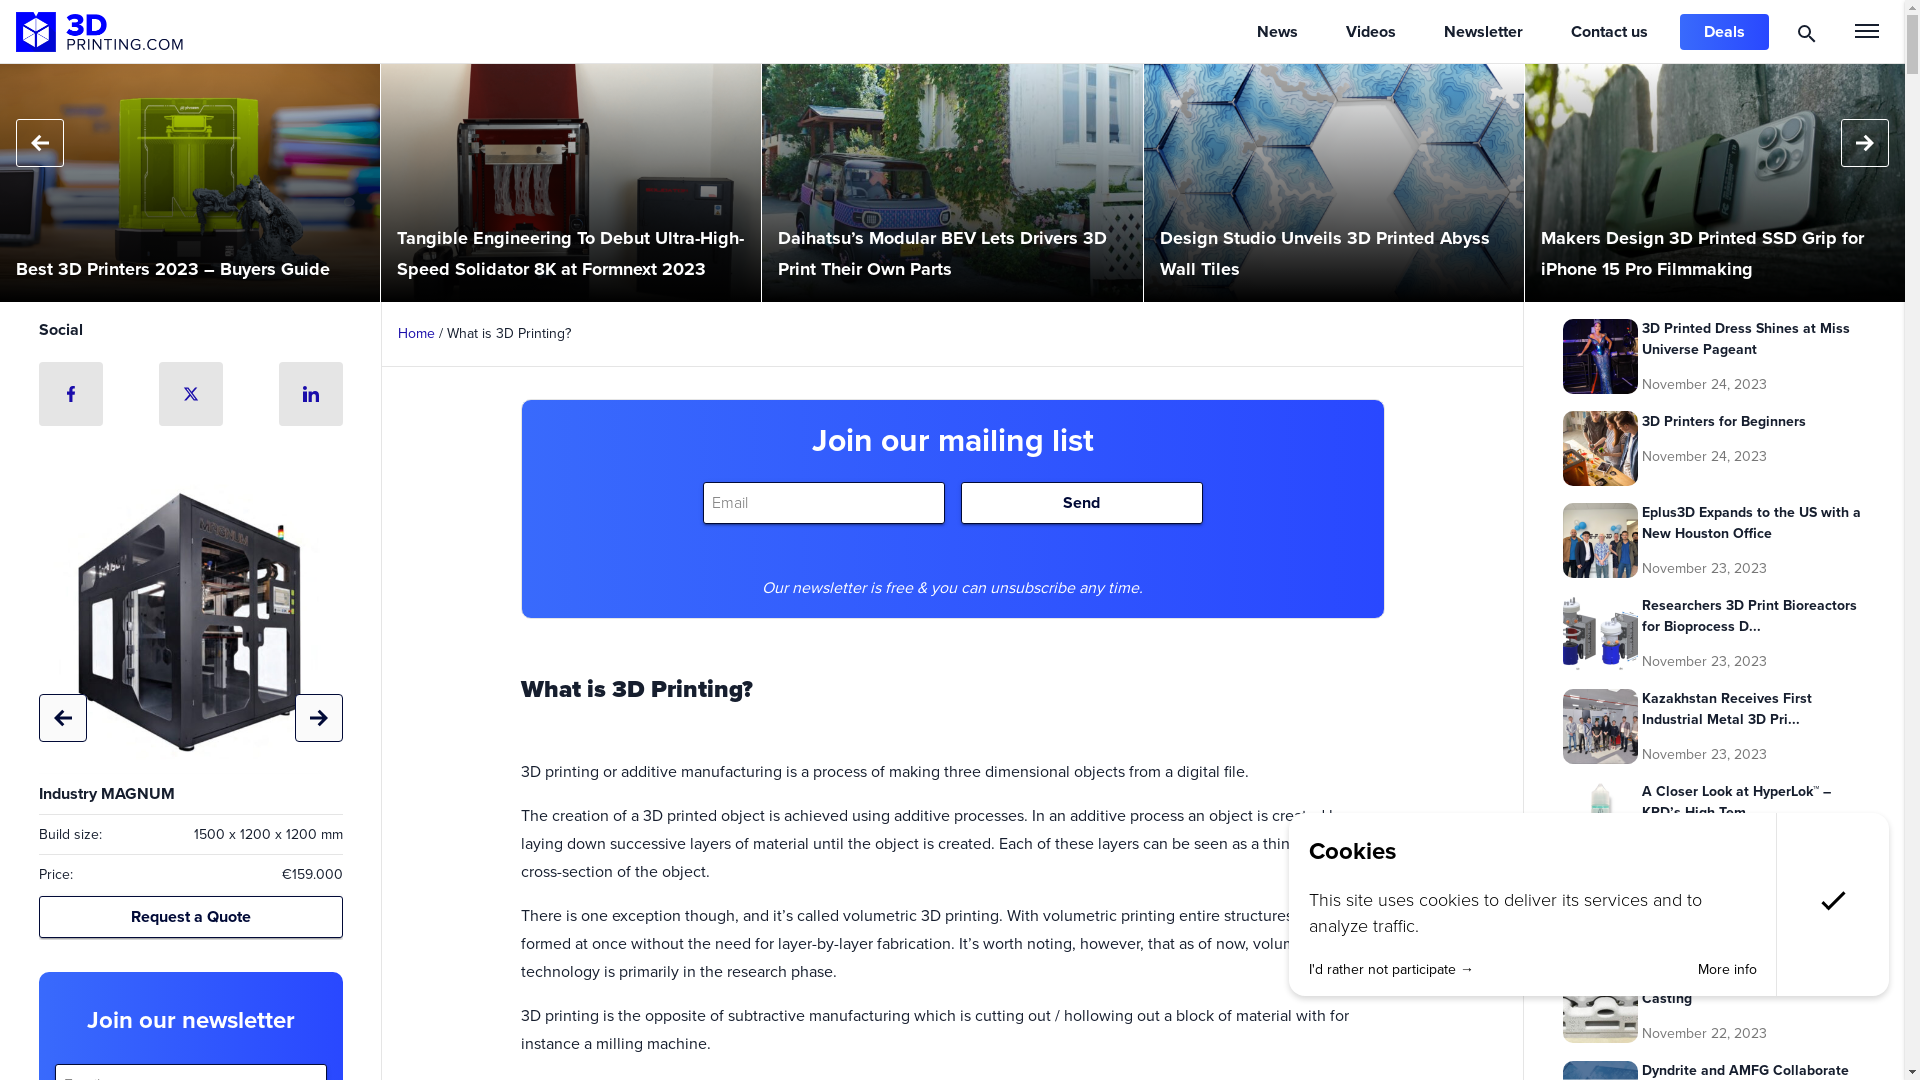 The width and height of the screenshot is (1920, 1080). What do you see at coordinates (1334, 182) in the screenshot?
I see `'Design Studio Unveils 3D Printed Abyss Wall Tiles'` at bounding box center [1334, 182].